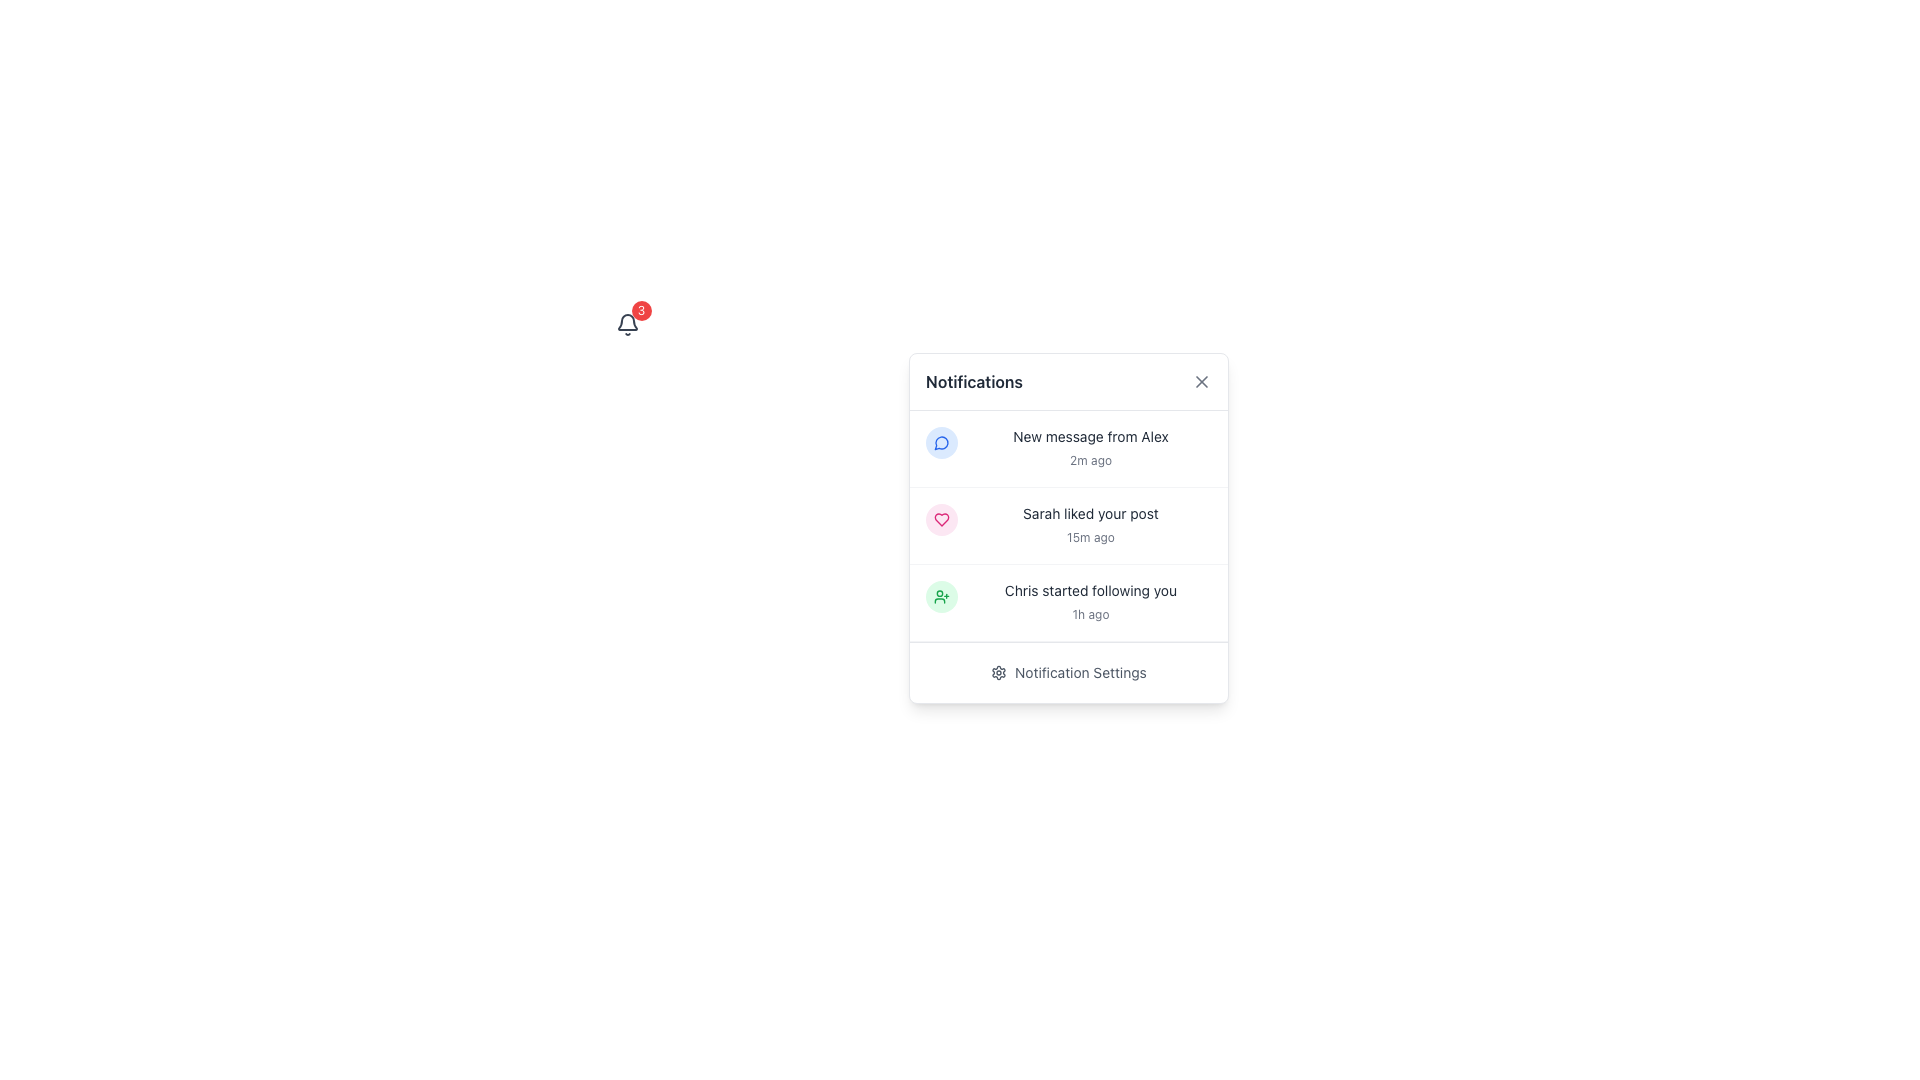 The width and height of the screenshot is (1920, 1080). What do you see at coordinates (1068, 527) in the screenshot?
I see `the Notification card indicating that Sarah liked the user's post 15 minutes ago, which is the second item in the dropdown panel` at bounding box center [1068, 527].